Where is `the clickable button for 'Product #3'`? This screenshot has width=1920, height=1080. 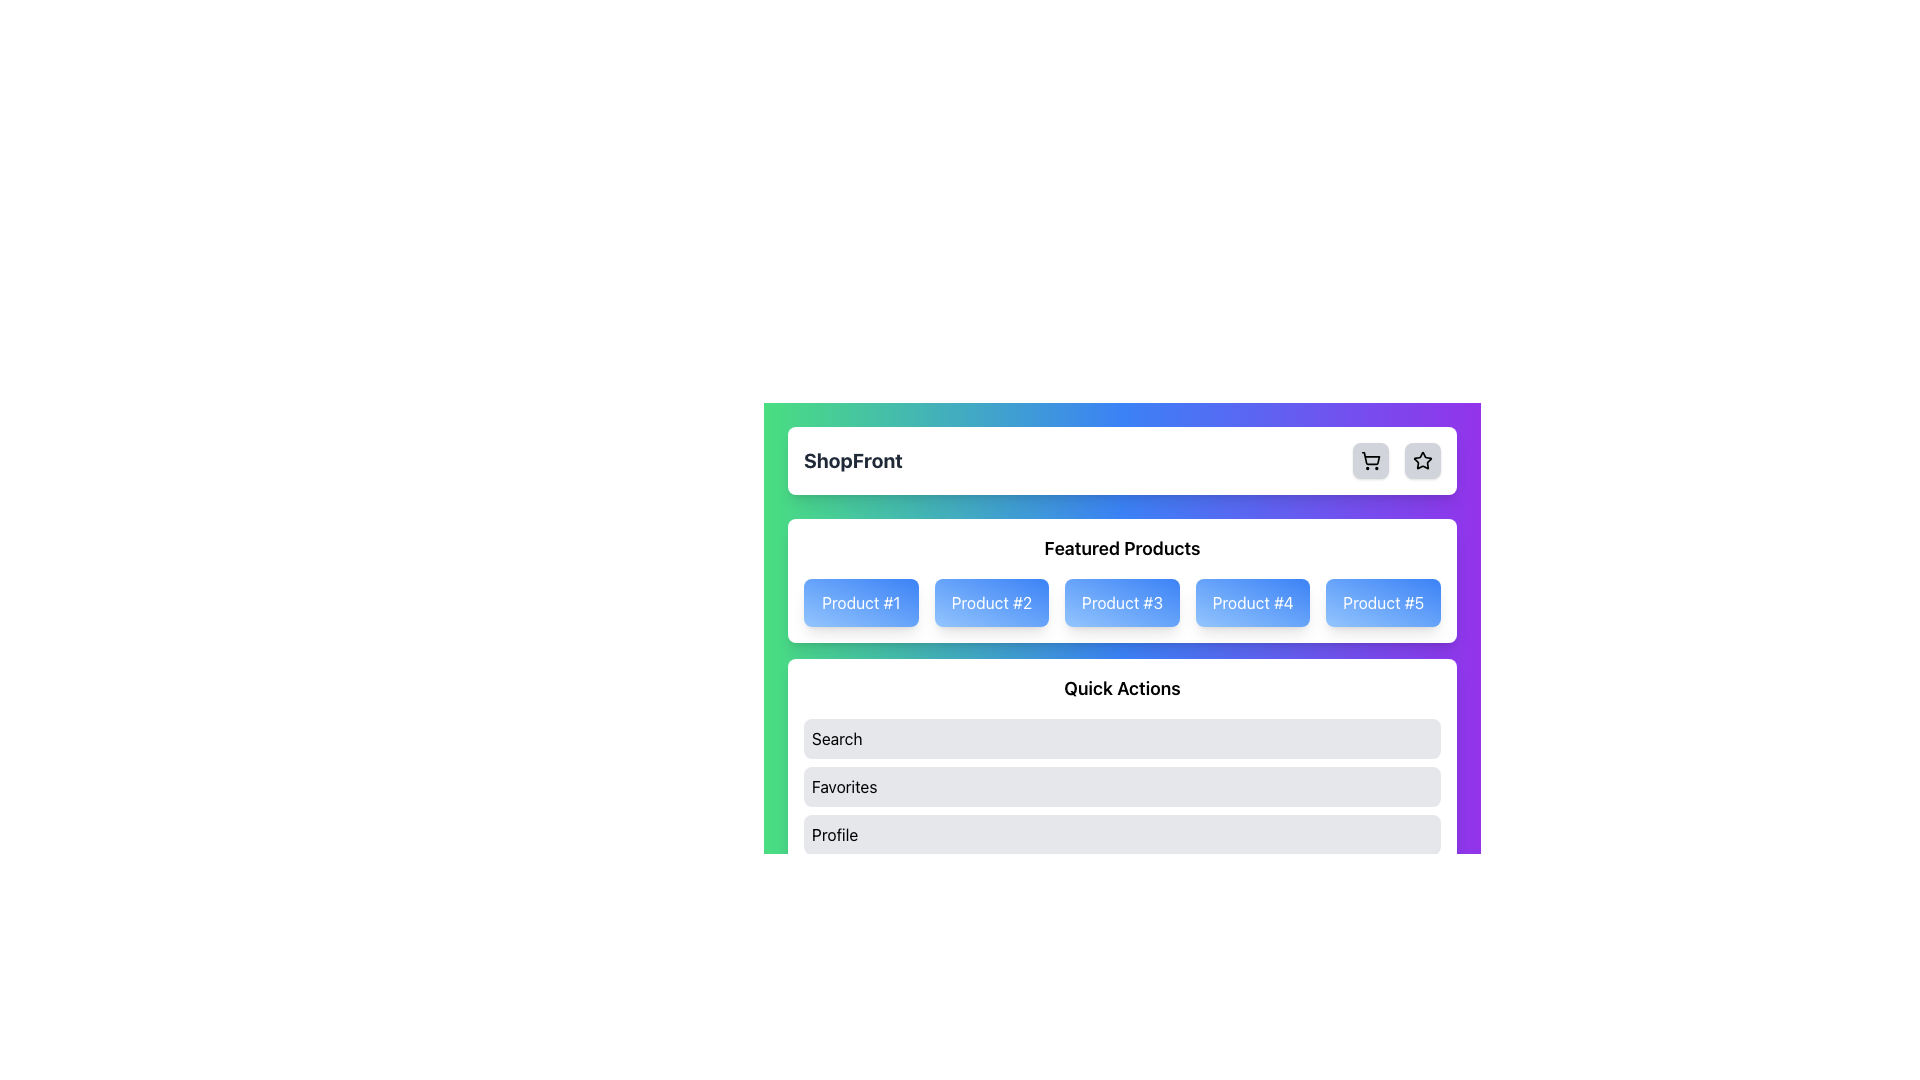
the clickable button for 'Product #3' is located at coordinates (1122, 615).